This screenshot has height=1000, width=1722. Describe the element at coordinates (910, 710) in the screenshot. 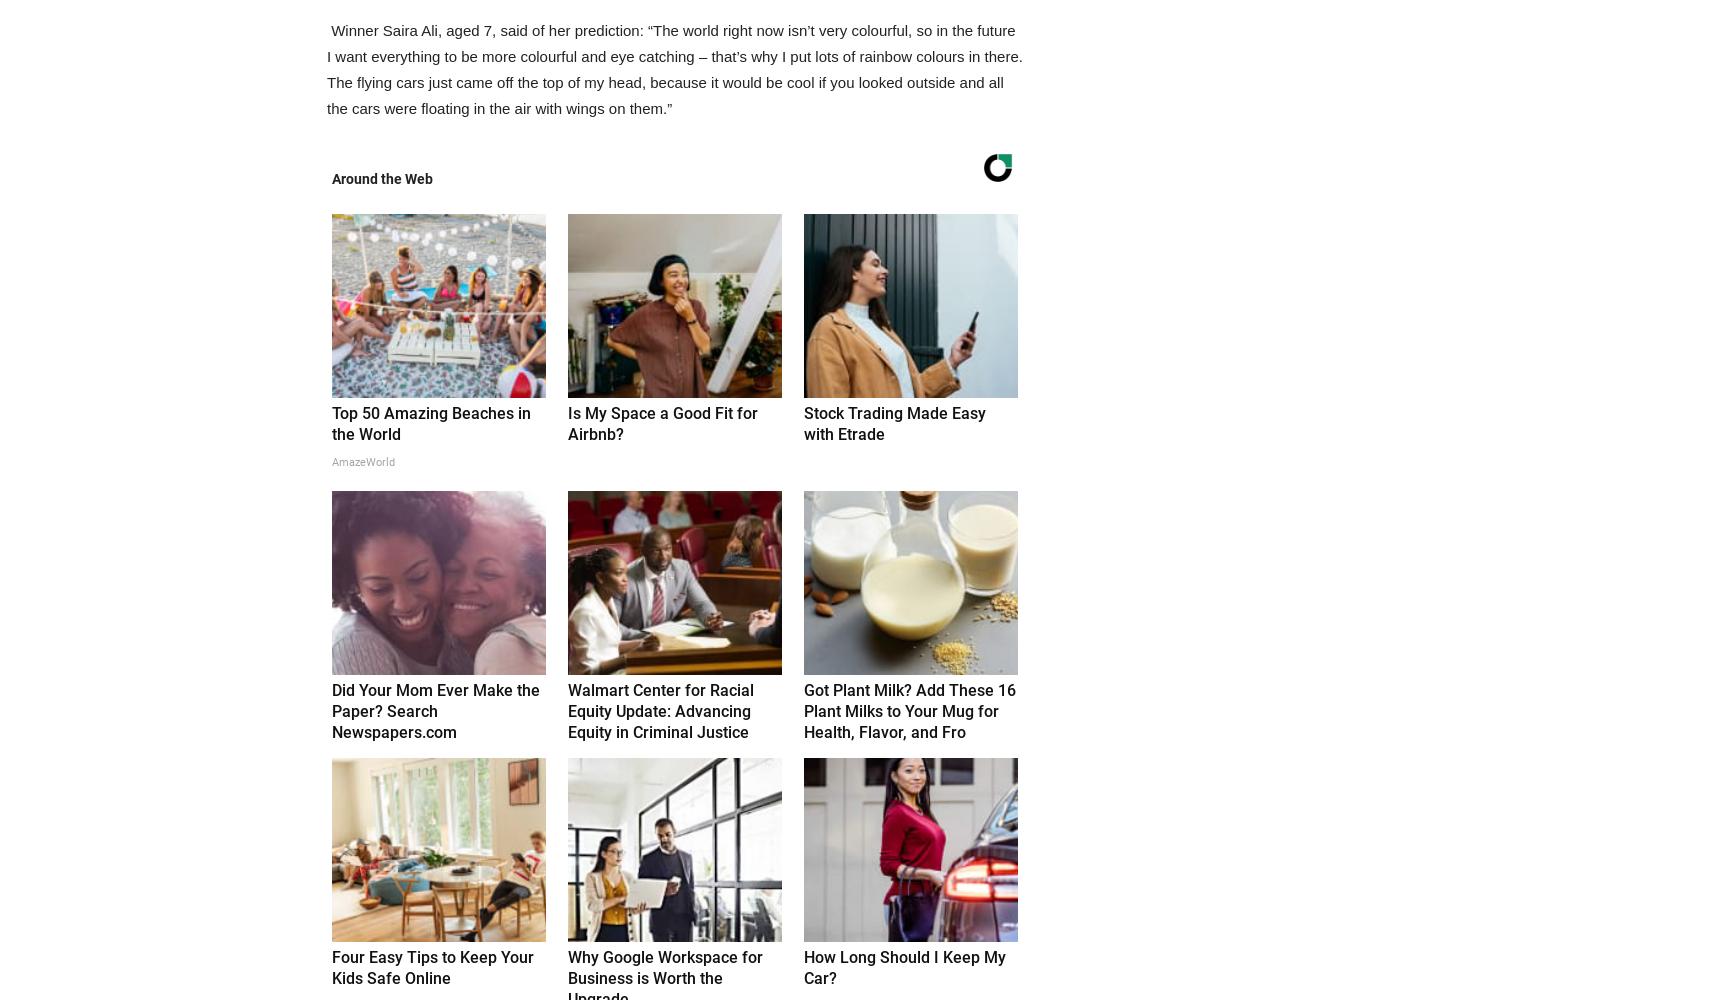

I see `'Got Plant Milk? Add These 16 Plant Milks to Your Mug for Health, Flavor, and Fro'` at that location.